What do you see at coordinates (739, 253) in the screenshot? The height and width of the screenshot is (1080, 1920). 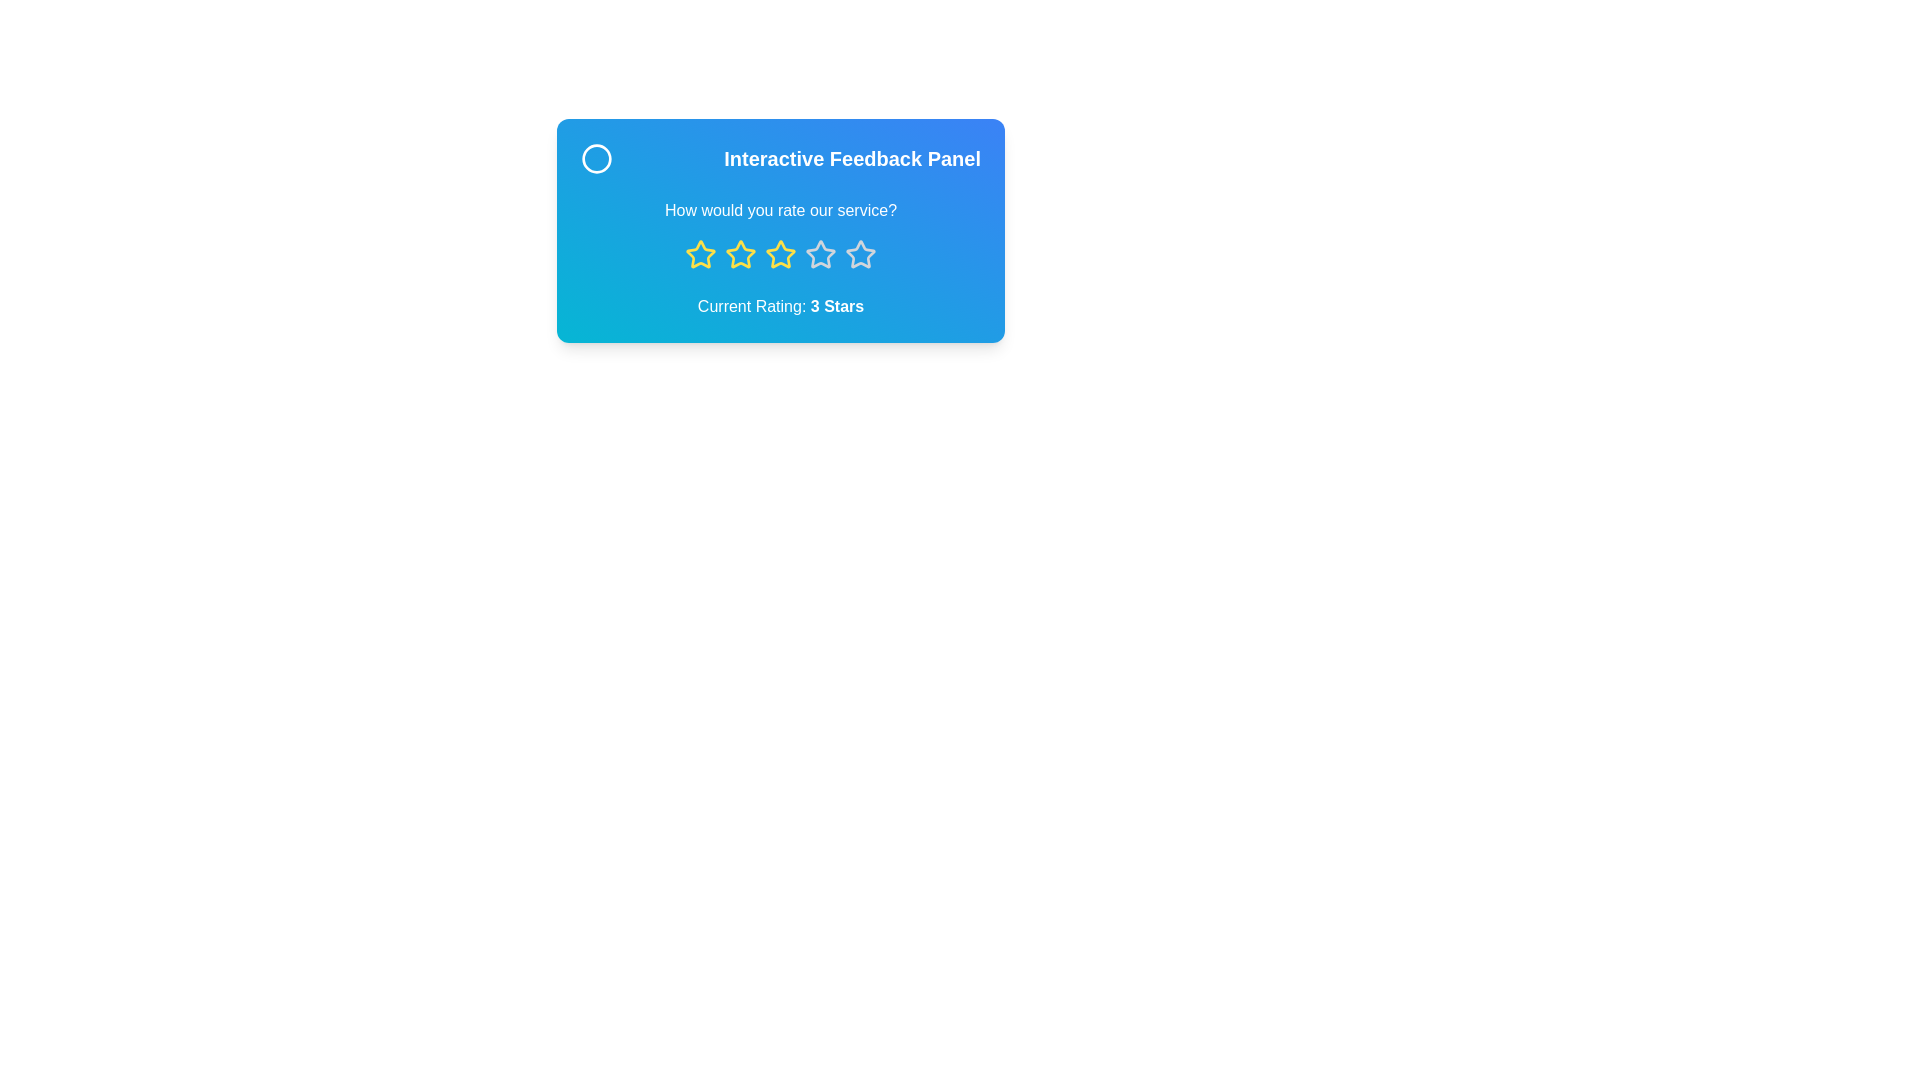 I see `the third star icon in the feedback panel` at bounding box center [739, 253].